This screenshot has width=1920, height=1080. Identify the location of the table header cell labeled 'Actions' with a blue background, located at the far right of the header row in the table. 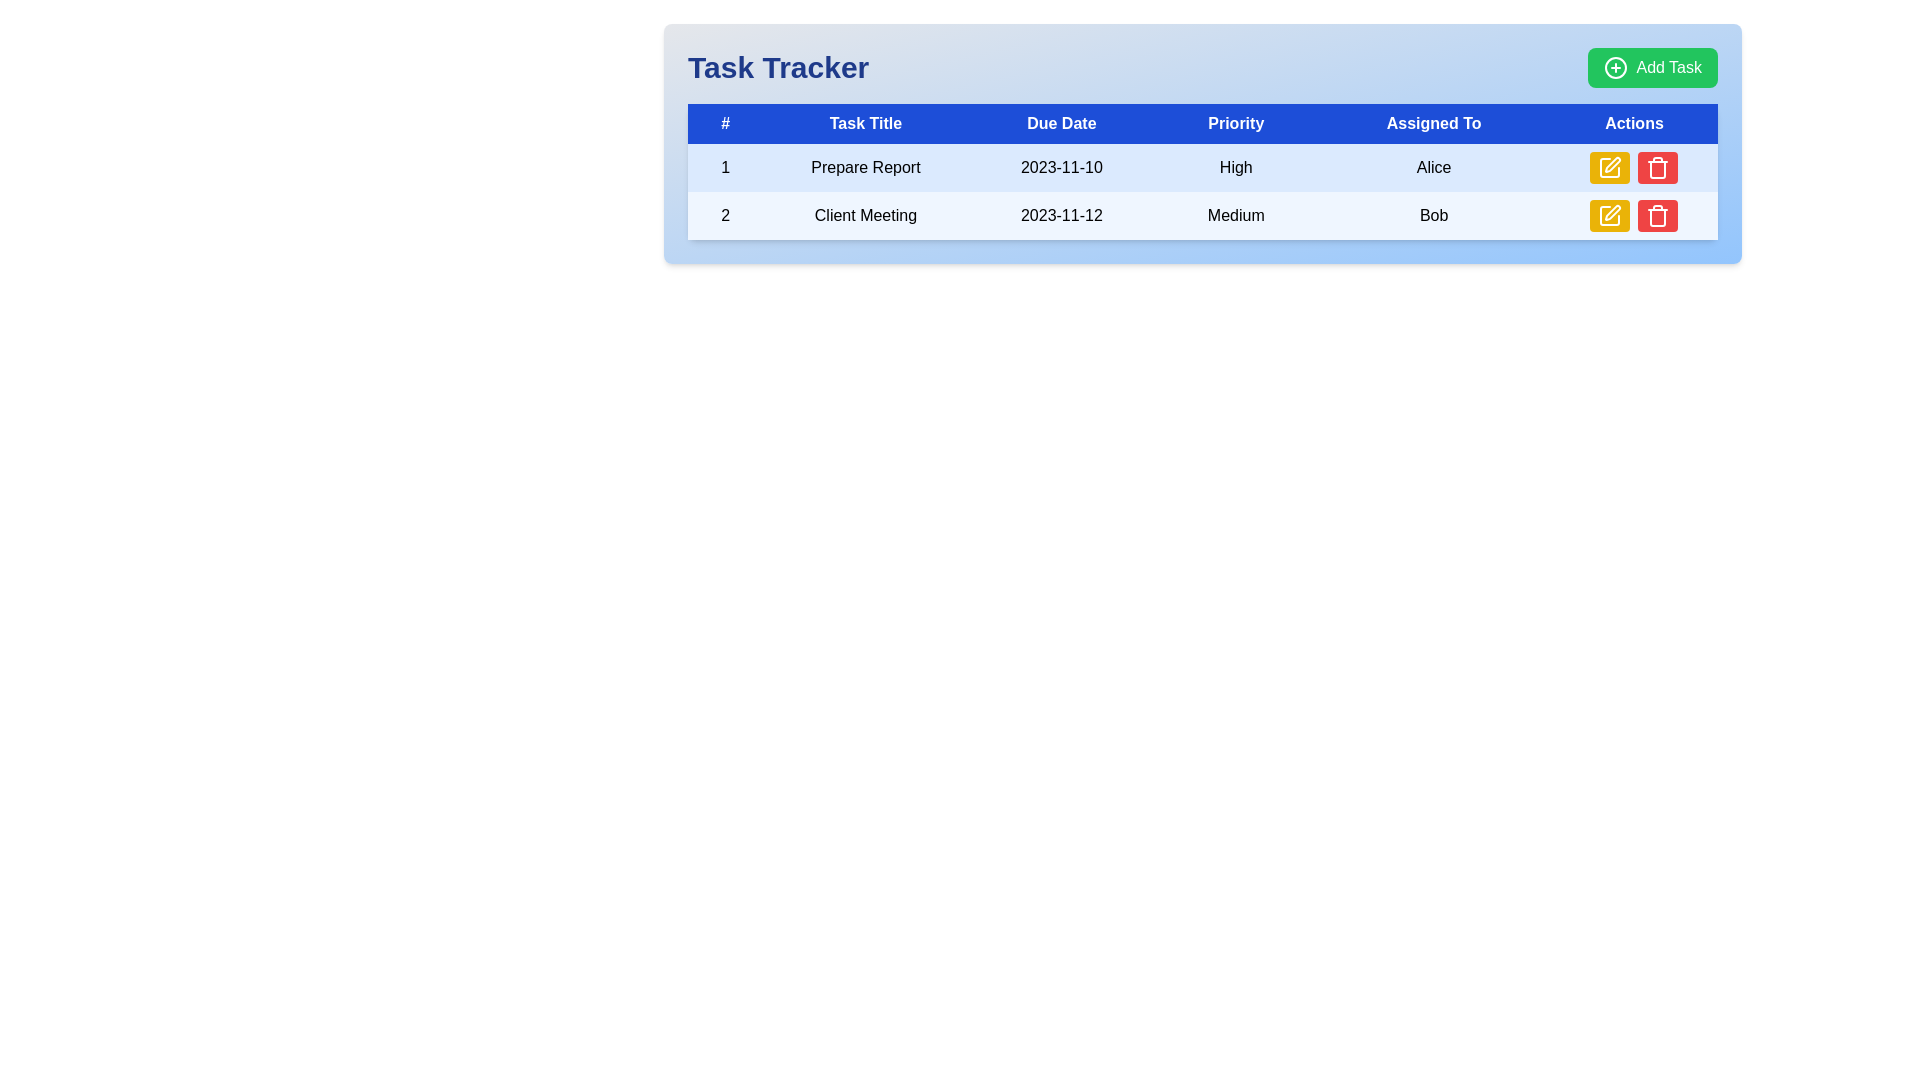
(1634, 123).